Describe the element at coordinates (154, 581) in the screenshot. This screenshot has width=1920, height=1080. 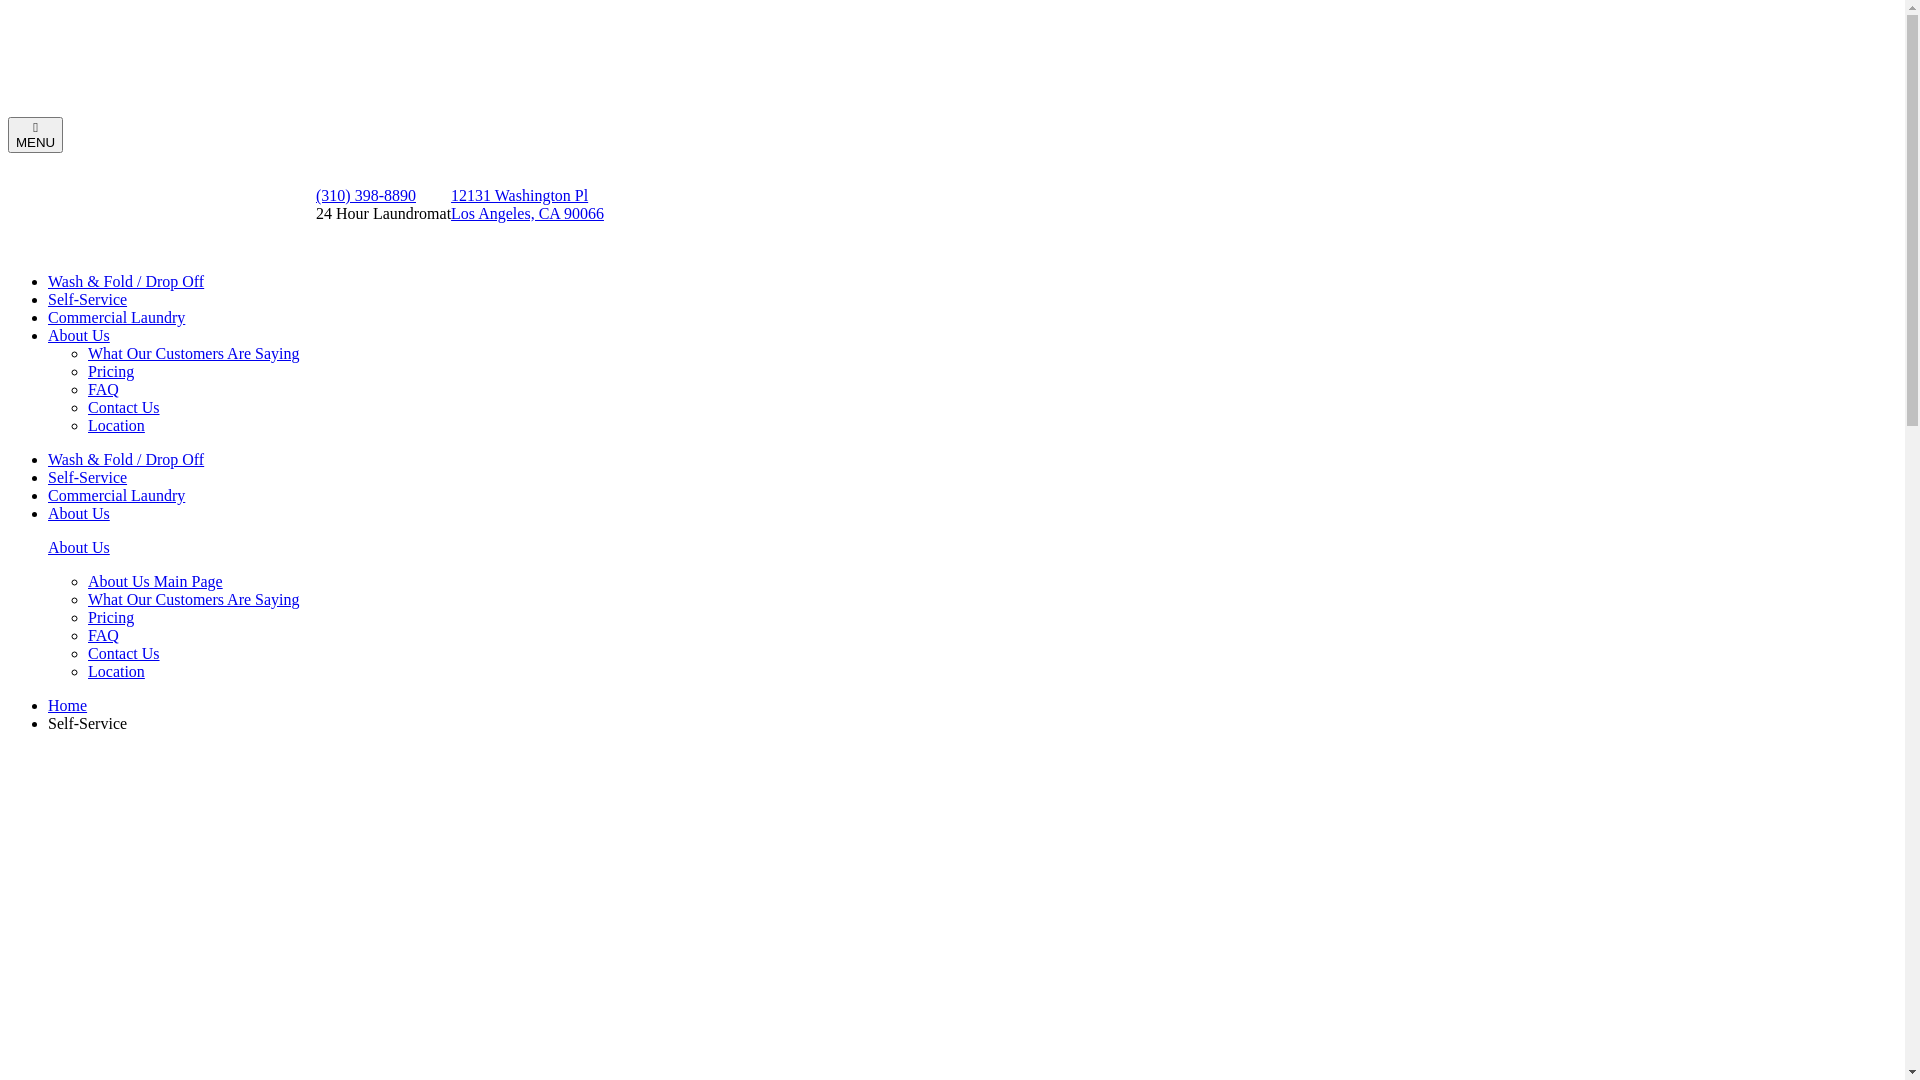
I see `'About Us Main Page'` at that location.